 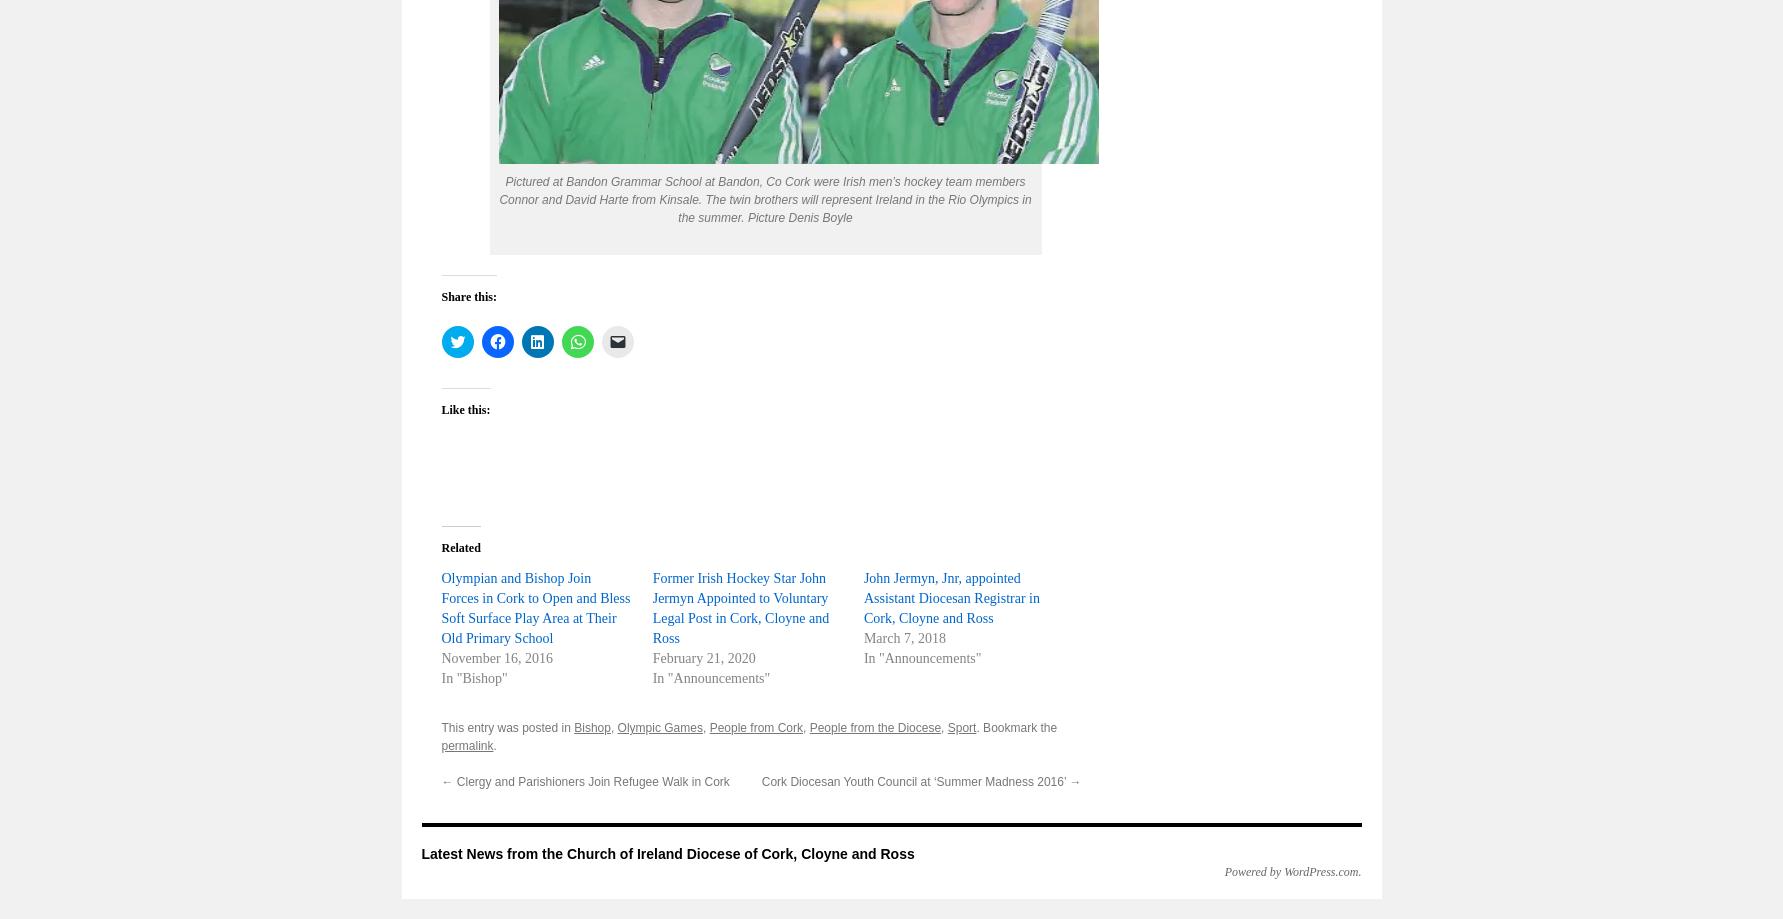 I want to click on 'Bishop', so click(x=590, y=727).